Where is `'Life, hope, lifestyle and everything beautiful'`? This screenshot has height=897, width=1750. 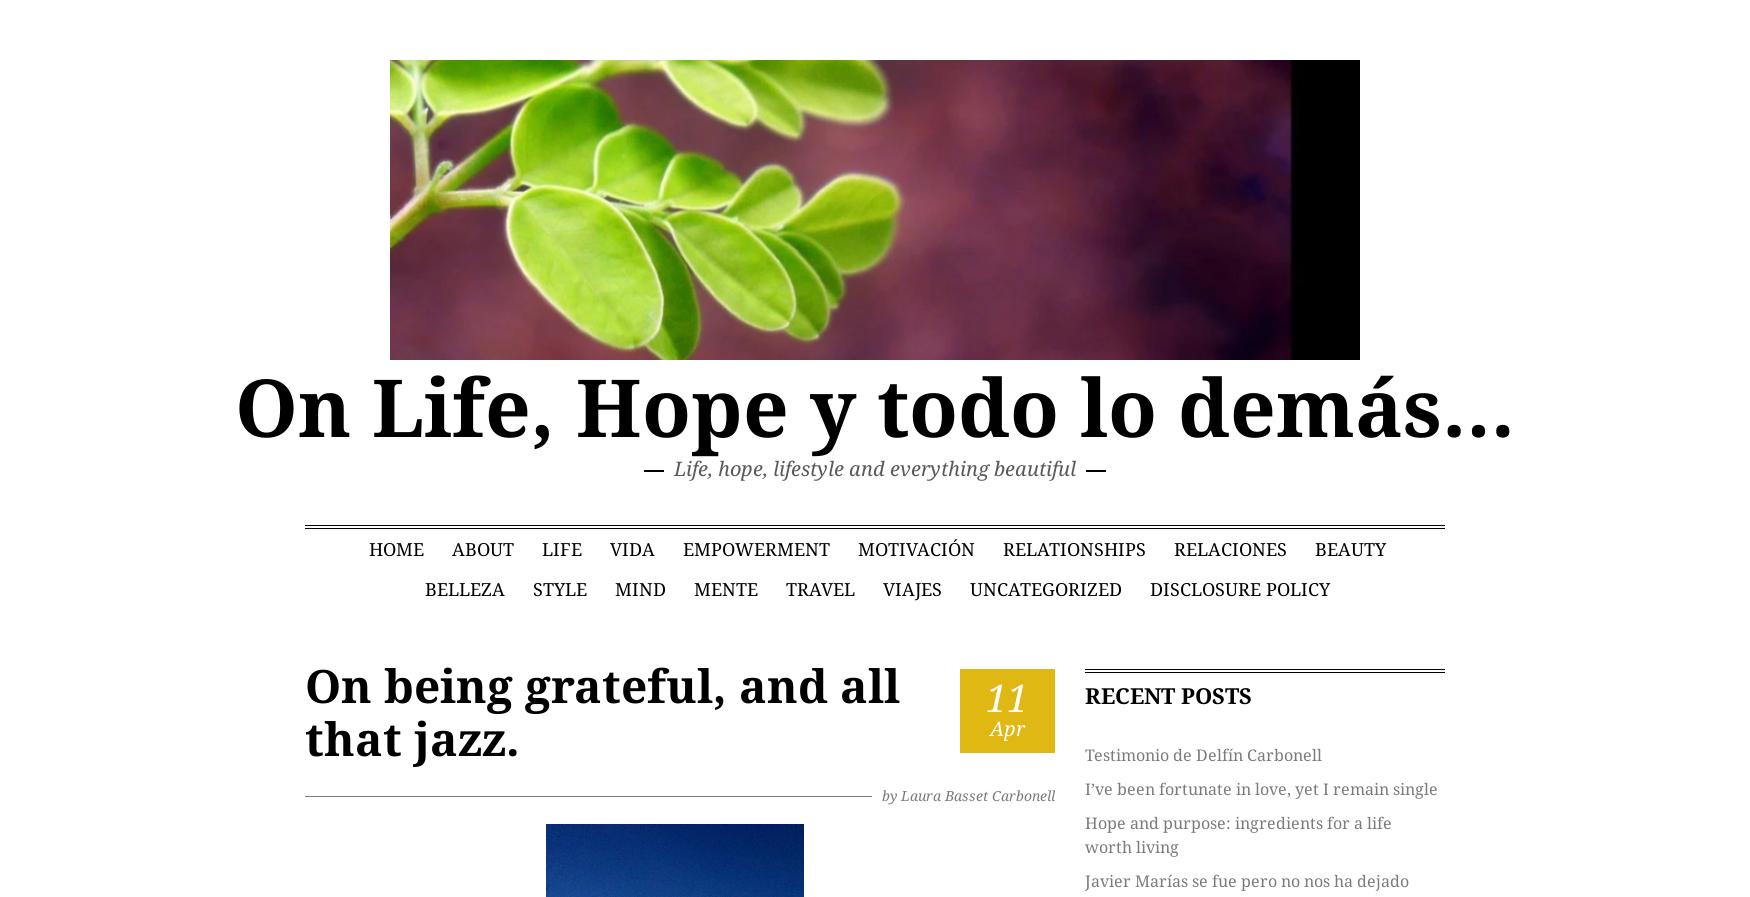
'Life, hope, lifestyle and everything beautiful' is located at coordinates (875, 468).